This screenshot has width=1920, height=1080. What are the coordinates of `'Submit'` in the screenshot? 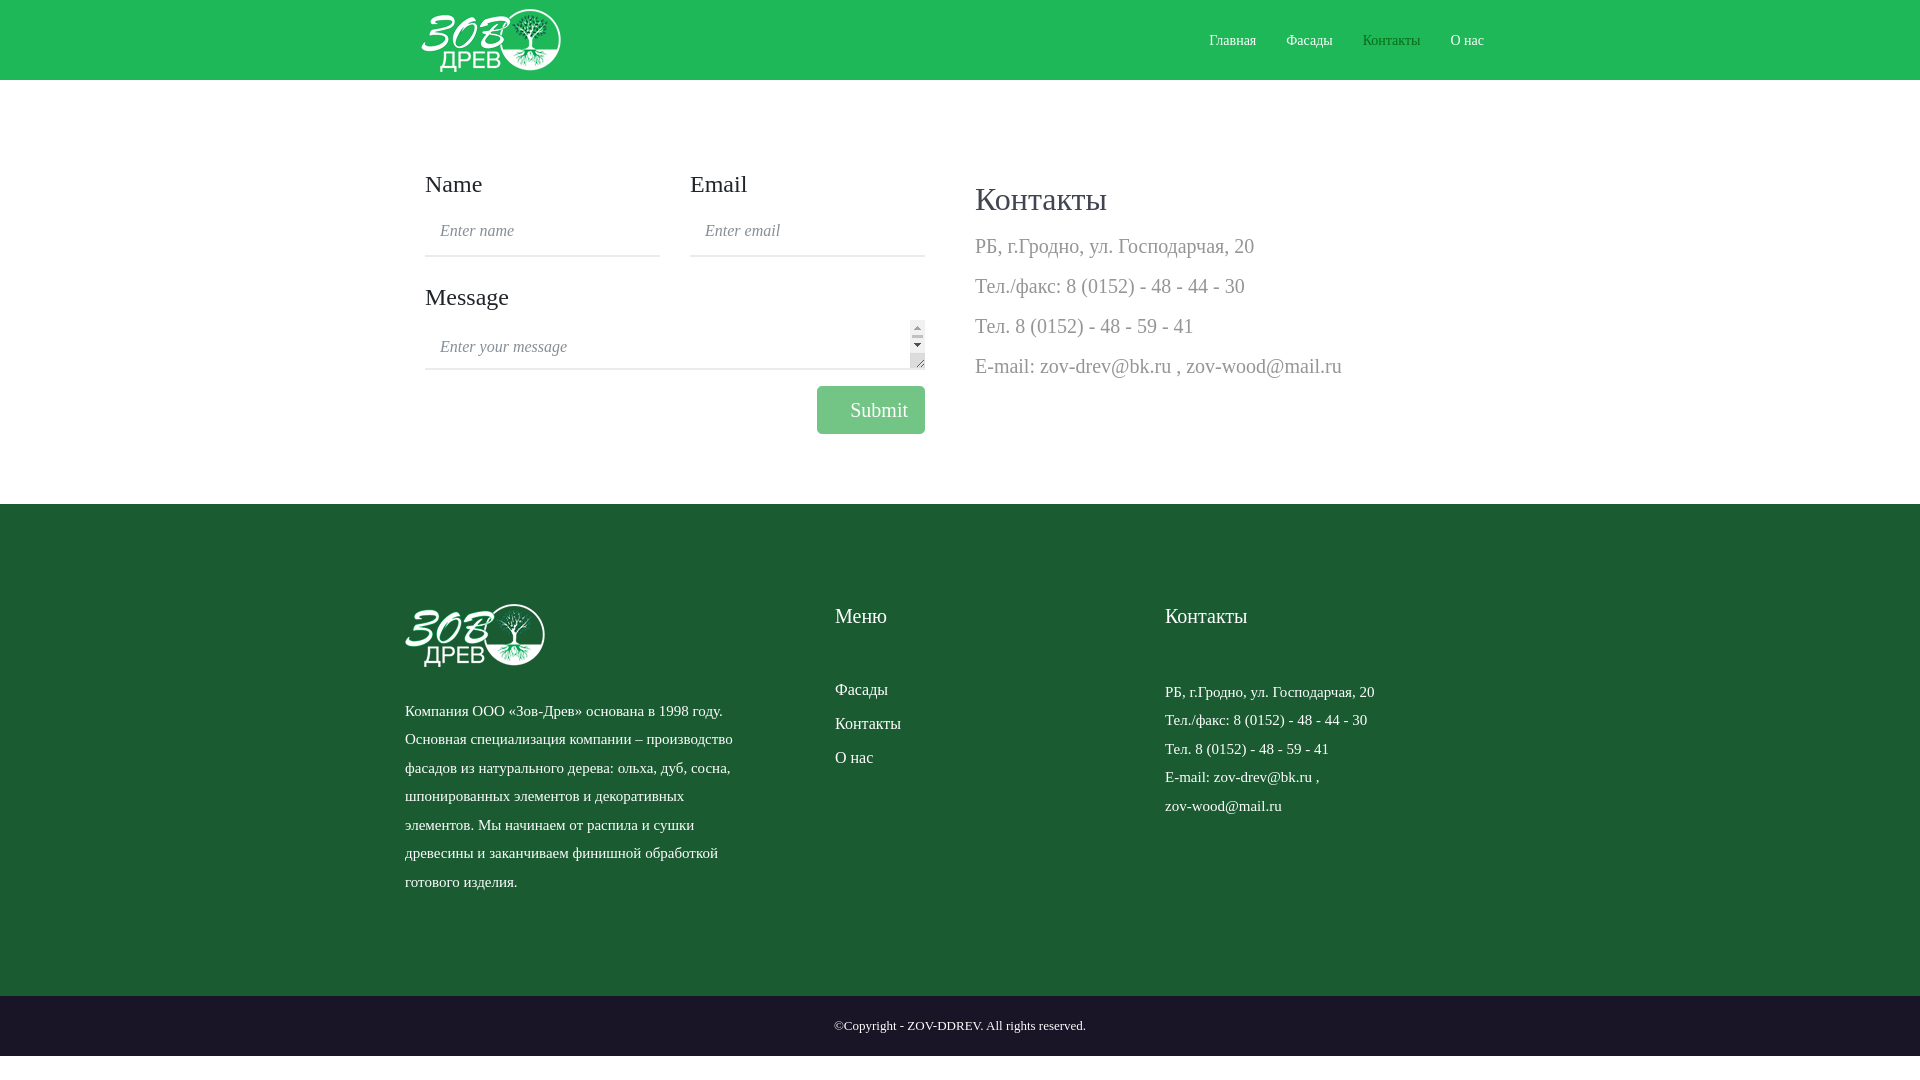 It's located at (816, 408).